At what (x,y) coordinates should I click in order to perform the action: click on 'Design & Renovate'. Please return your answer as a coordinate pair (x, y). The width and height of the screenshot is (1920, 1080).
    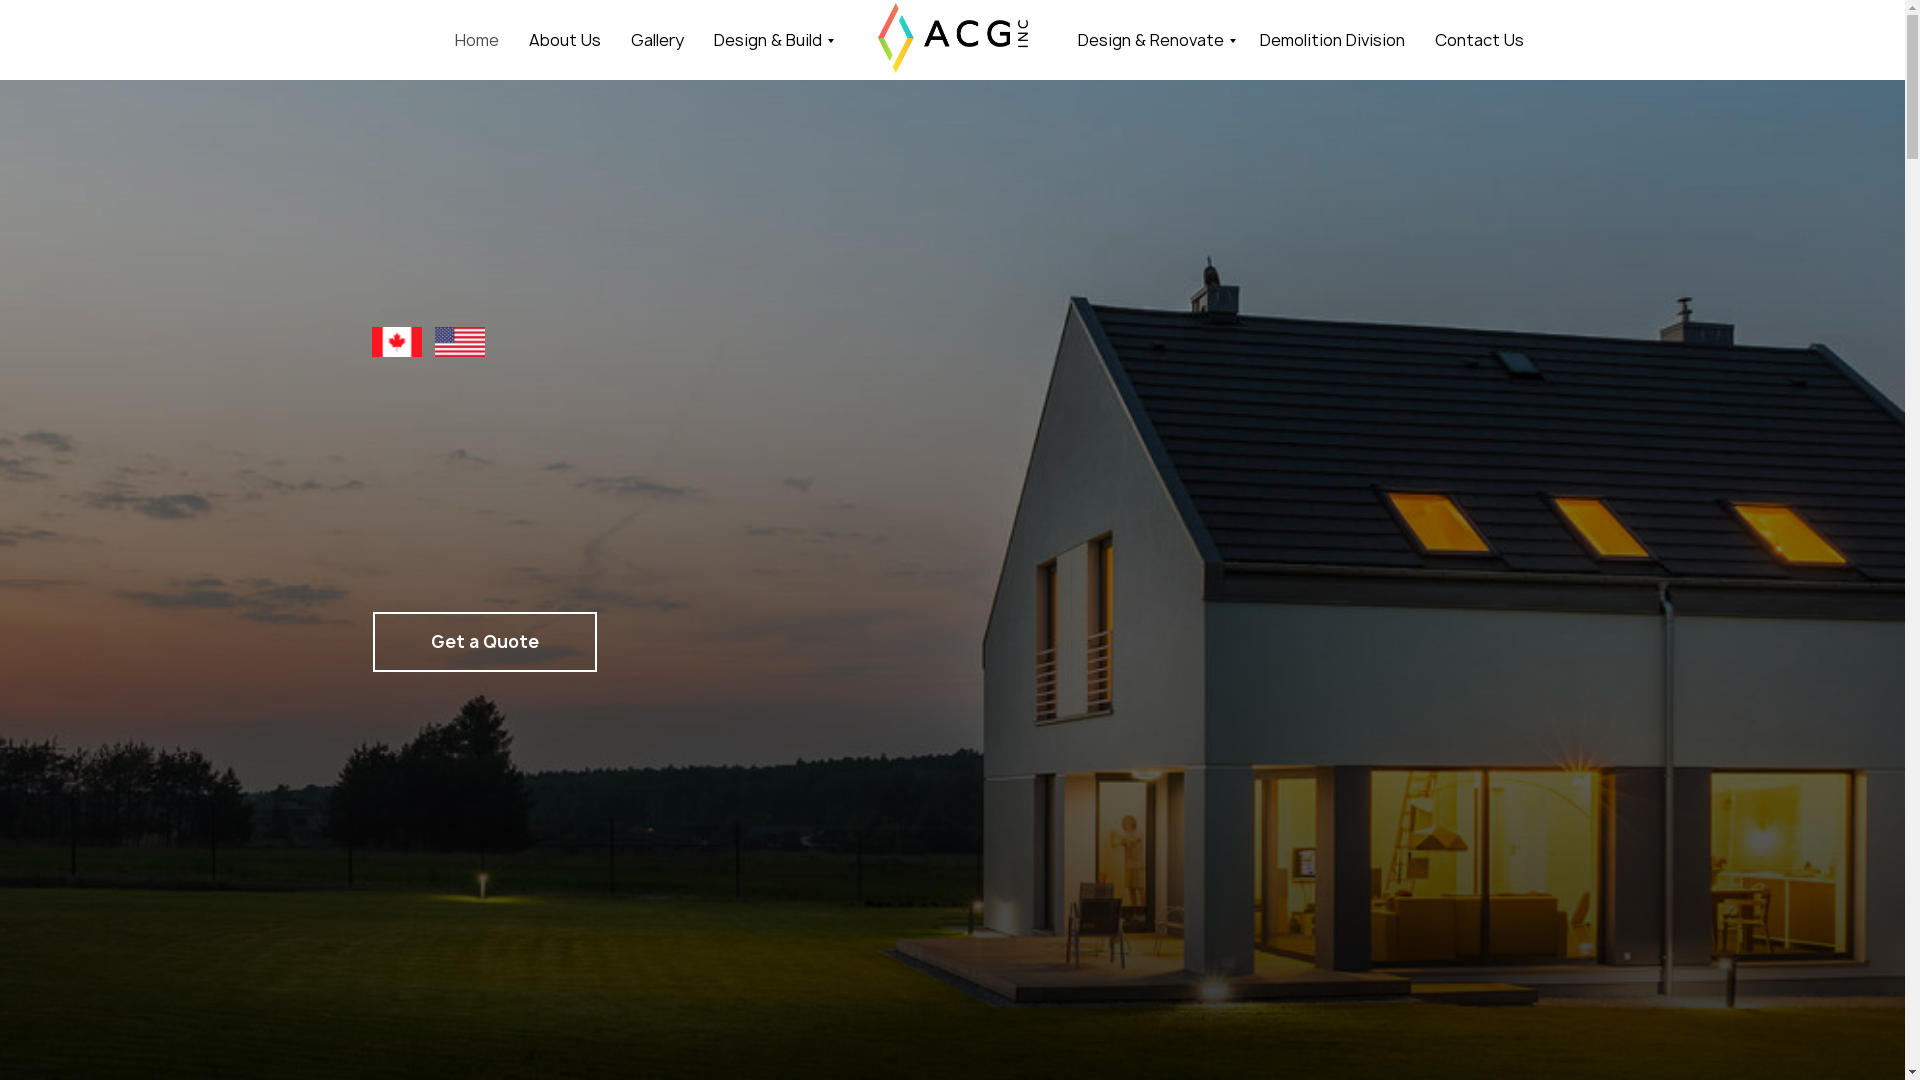
    Looking at the image, I should click on (1153, 38).